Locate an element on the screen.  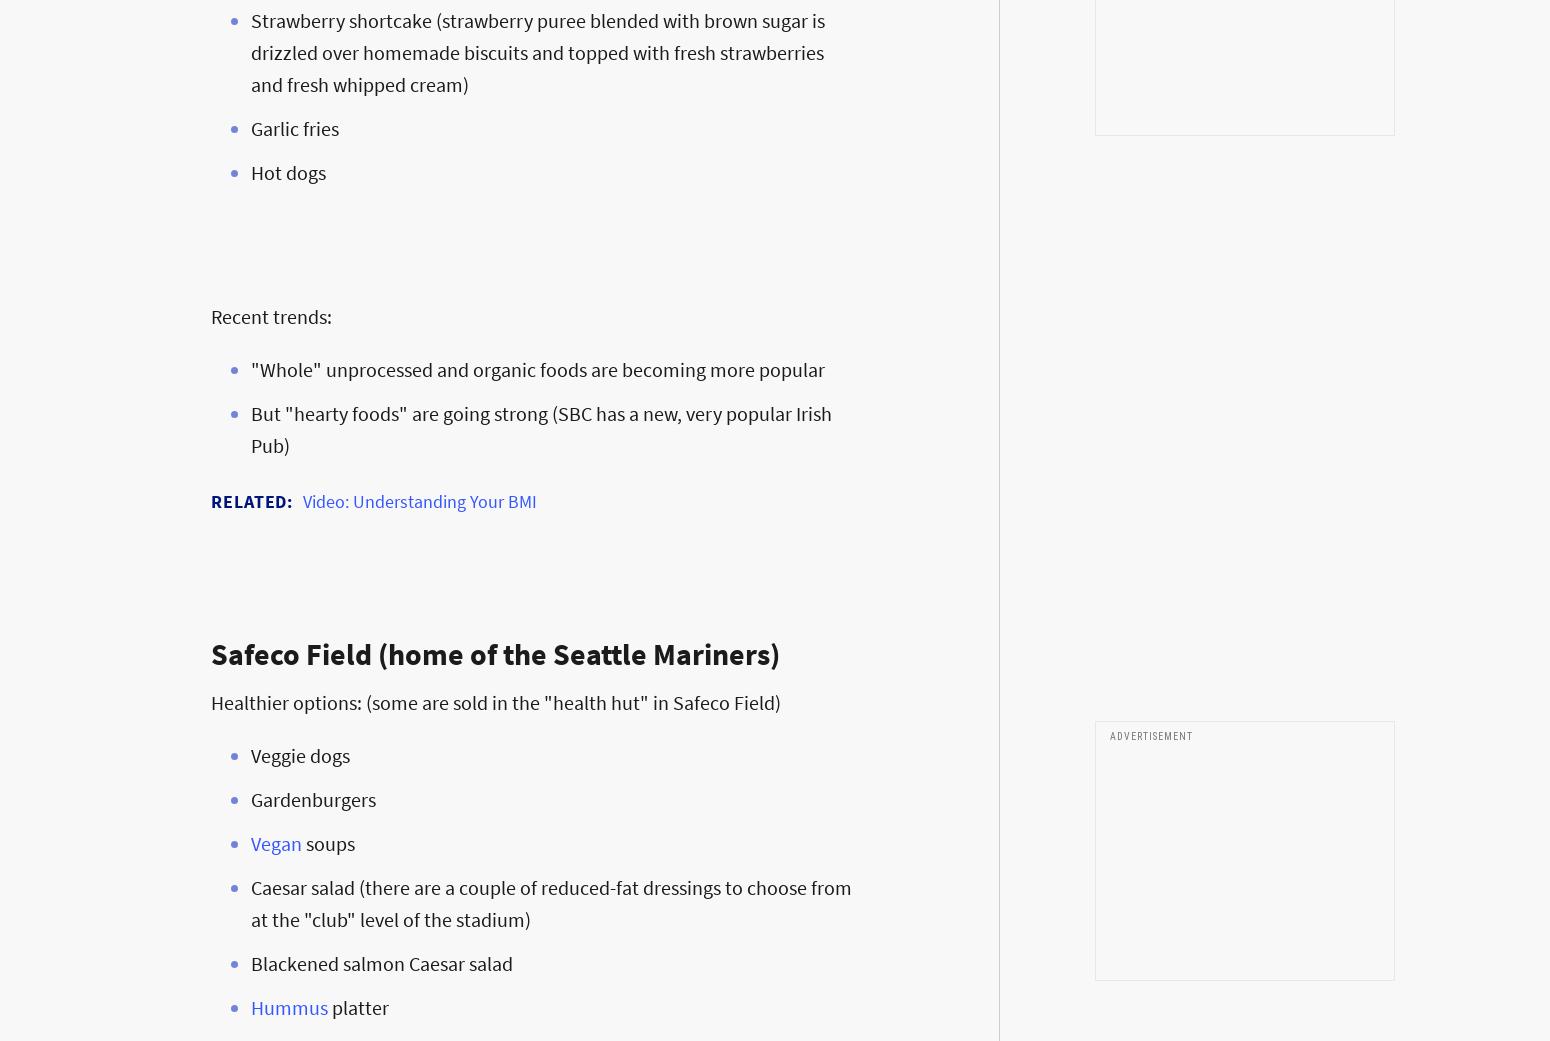
'Veggie dogs' is located at coordinates (300, 755).